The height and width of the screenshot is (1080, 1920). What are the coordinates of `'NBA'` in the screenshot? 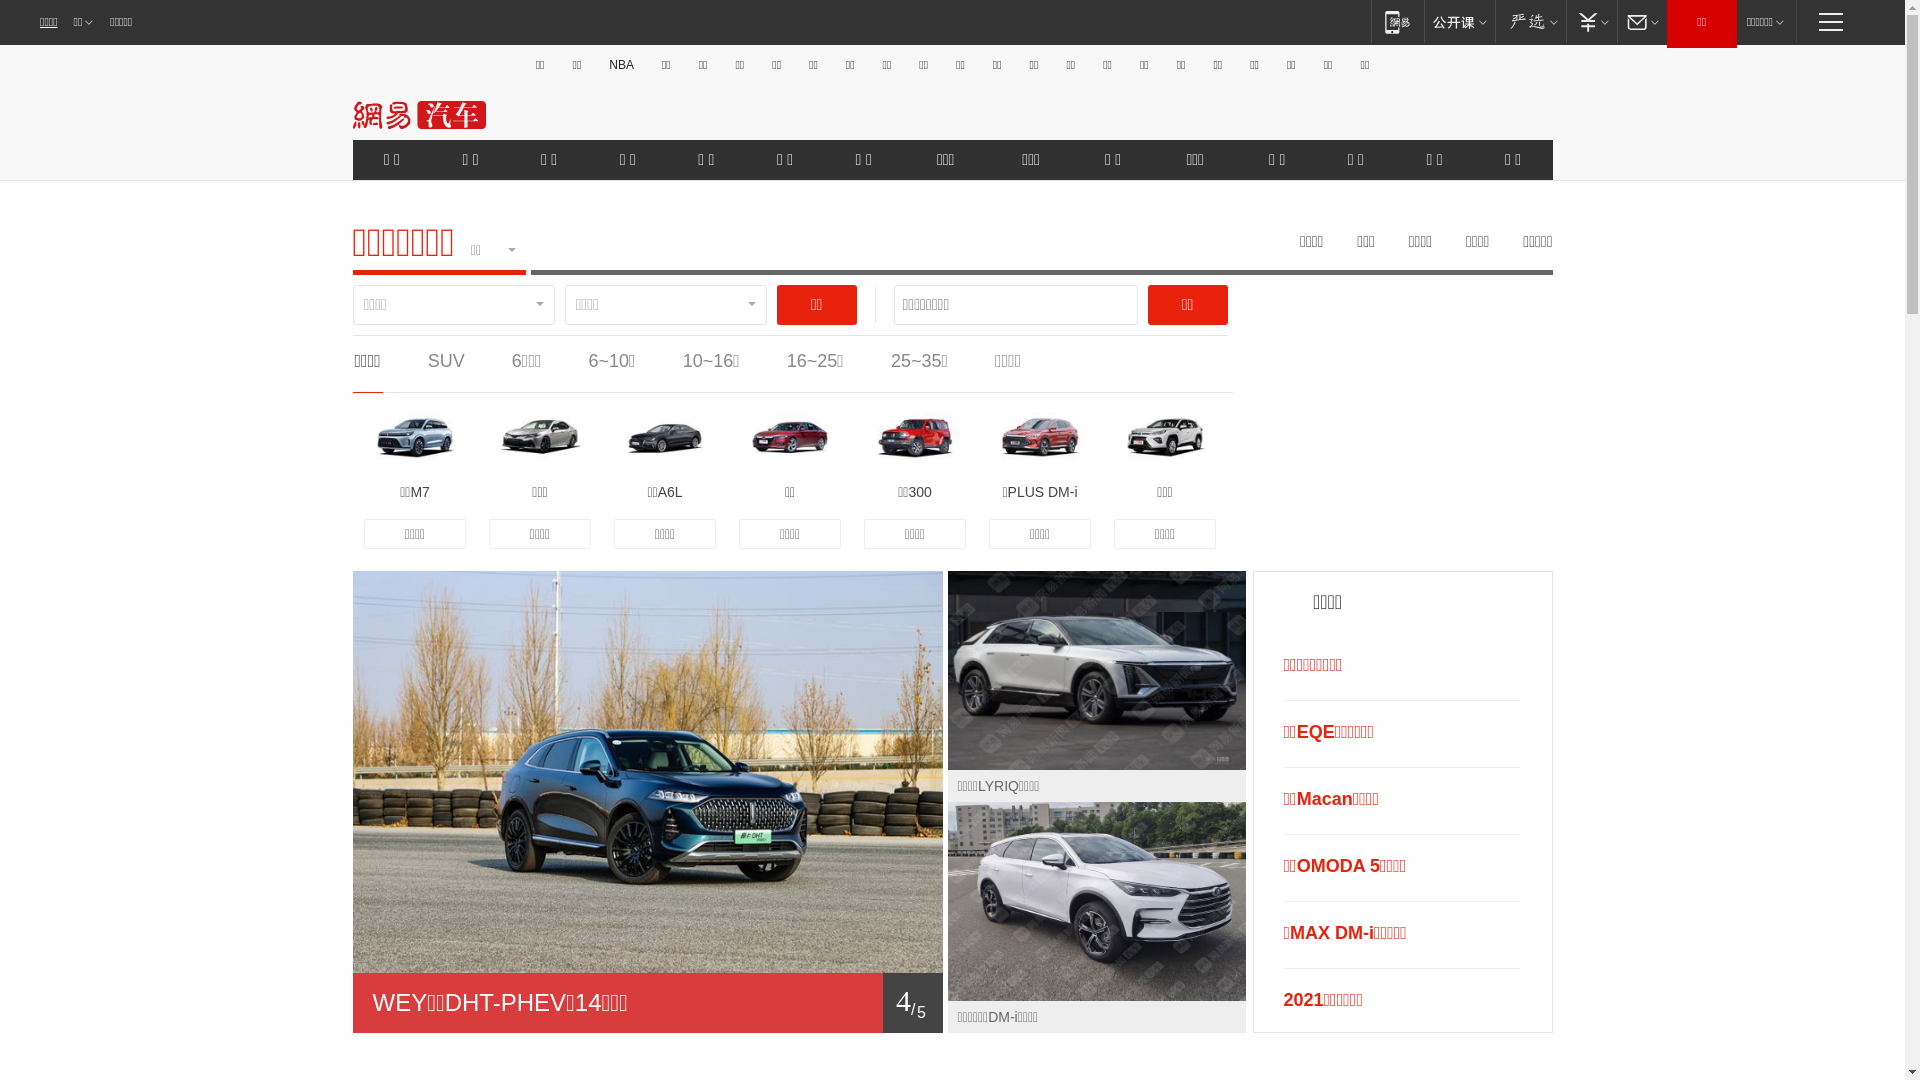 It's located at (620, 64).